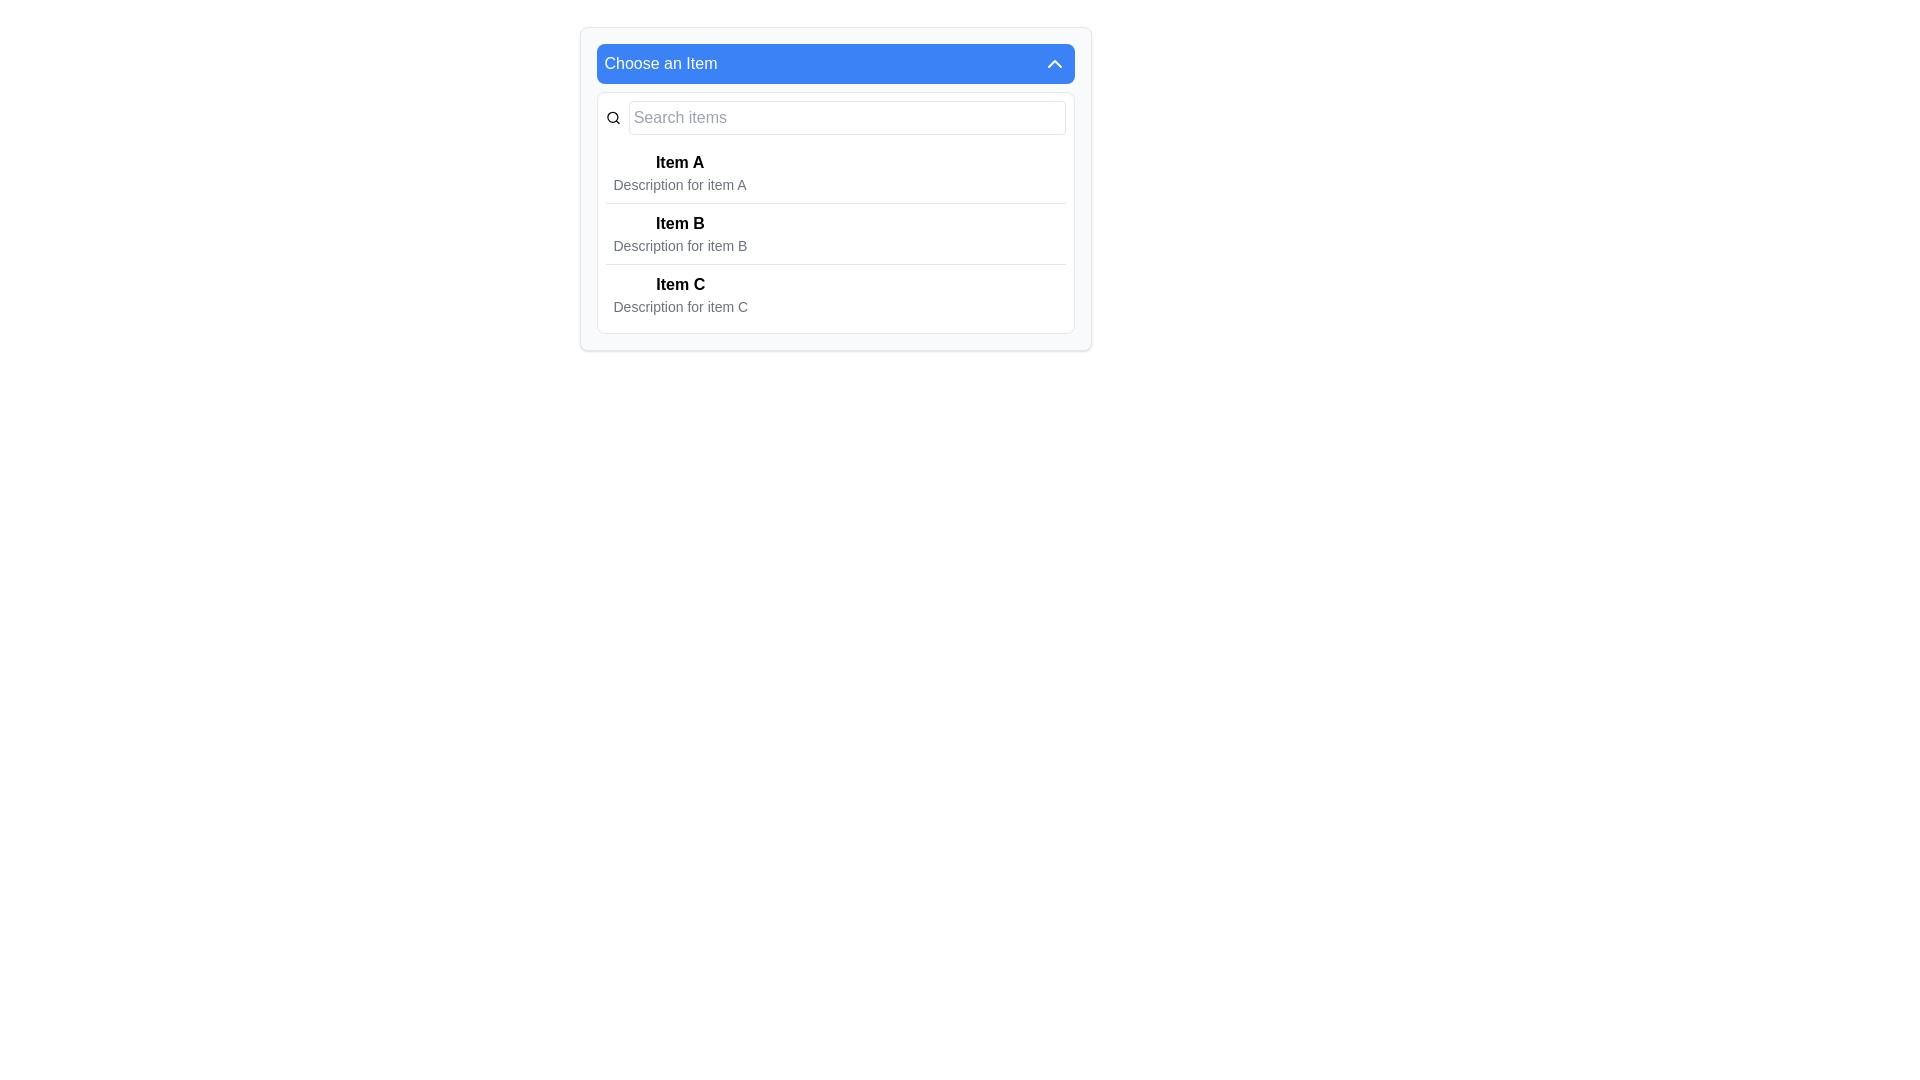  I want to click on the List Item element that displays the bolded title 'Item A' and the description 'Description for item A', so click(680, 172).